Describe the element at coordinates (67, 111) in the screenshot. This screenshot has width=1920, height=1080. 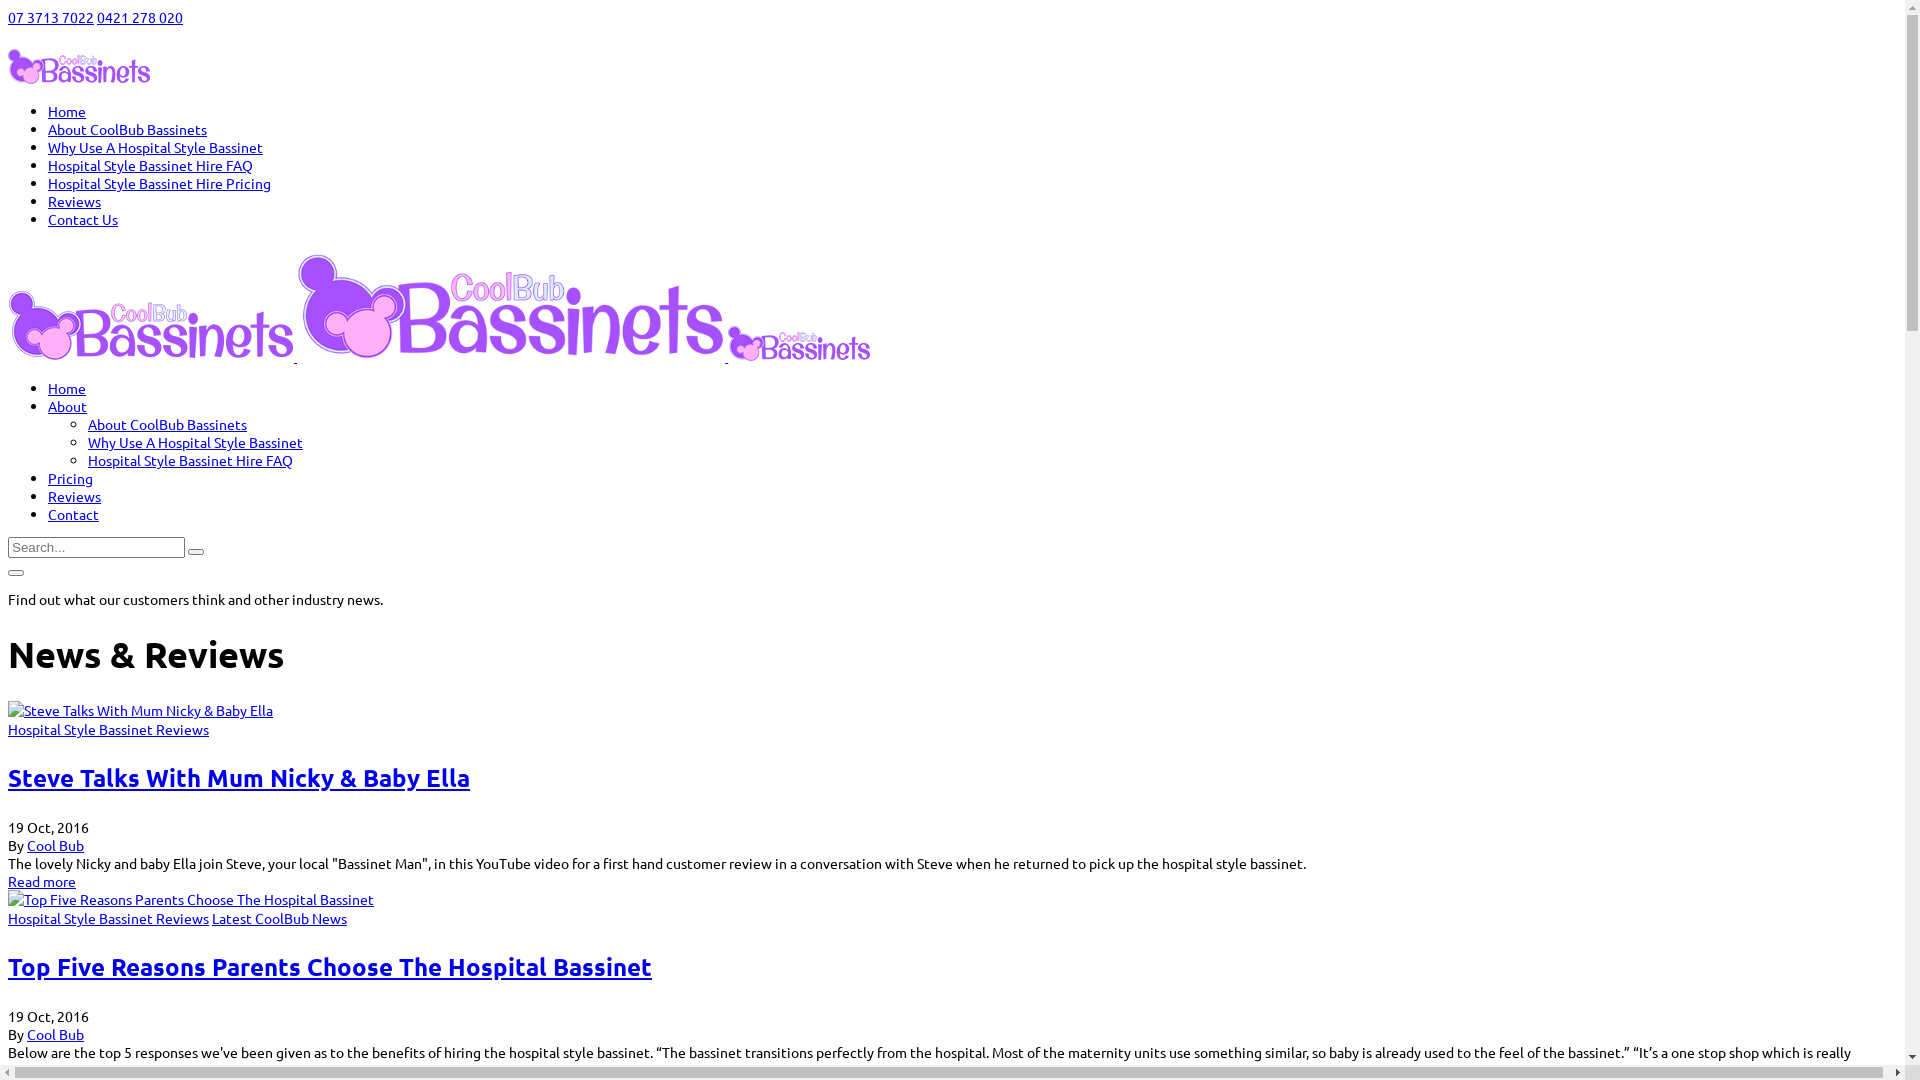
I see `'Home'` at that location.